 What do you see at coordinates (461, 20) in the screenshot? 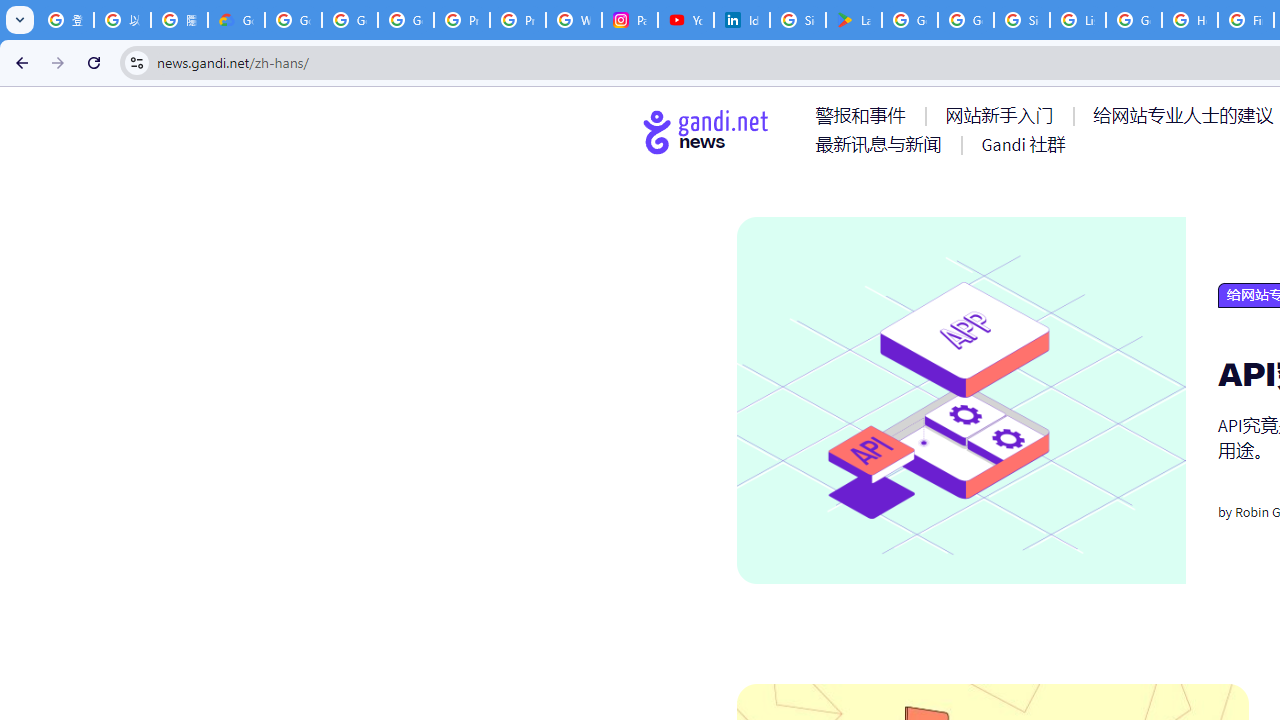
I see `'Privacy Help Center - Policies Help'` at bounding box center [461, 20].